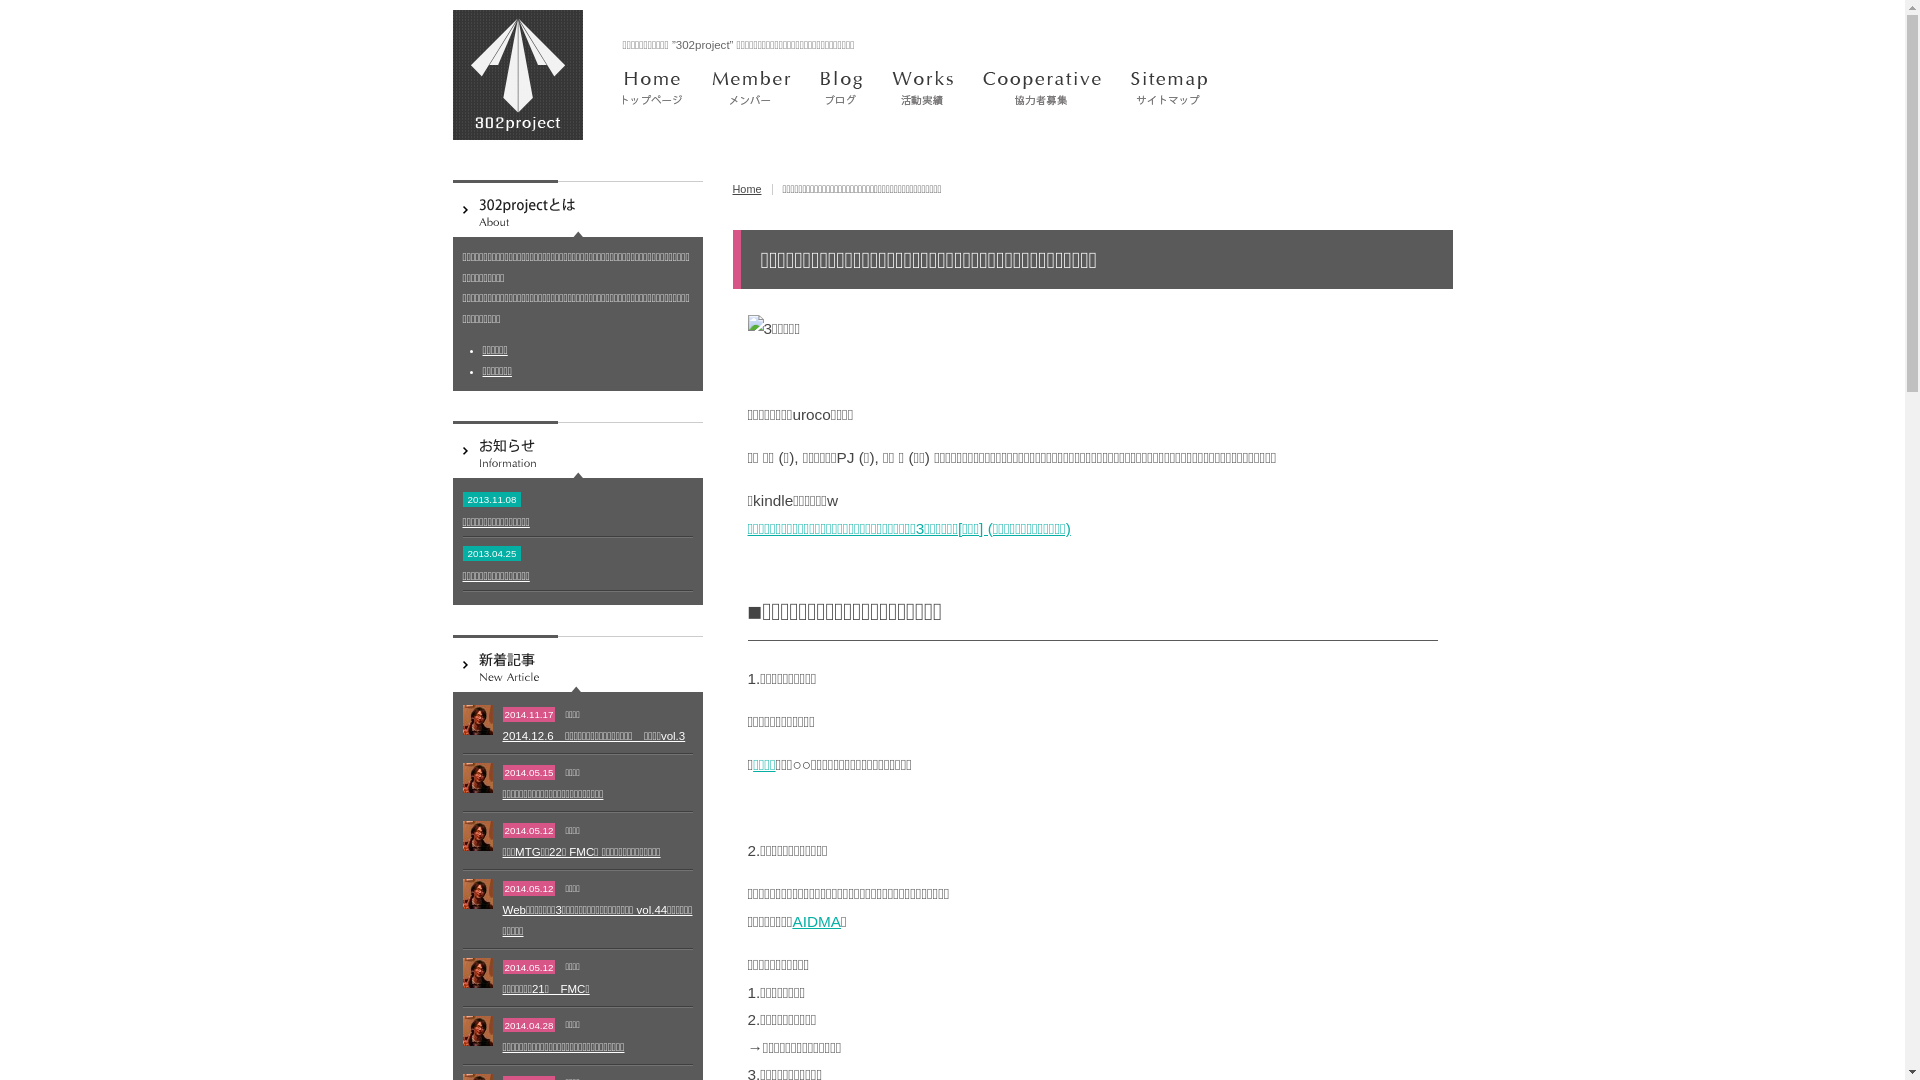 This screenshot has height=1080, width=1920. What do you see at coordinates (816, 921) in the screenshot?
I see `'AIDMA'` at bounding box center [816, 921].